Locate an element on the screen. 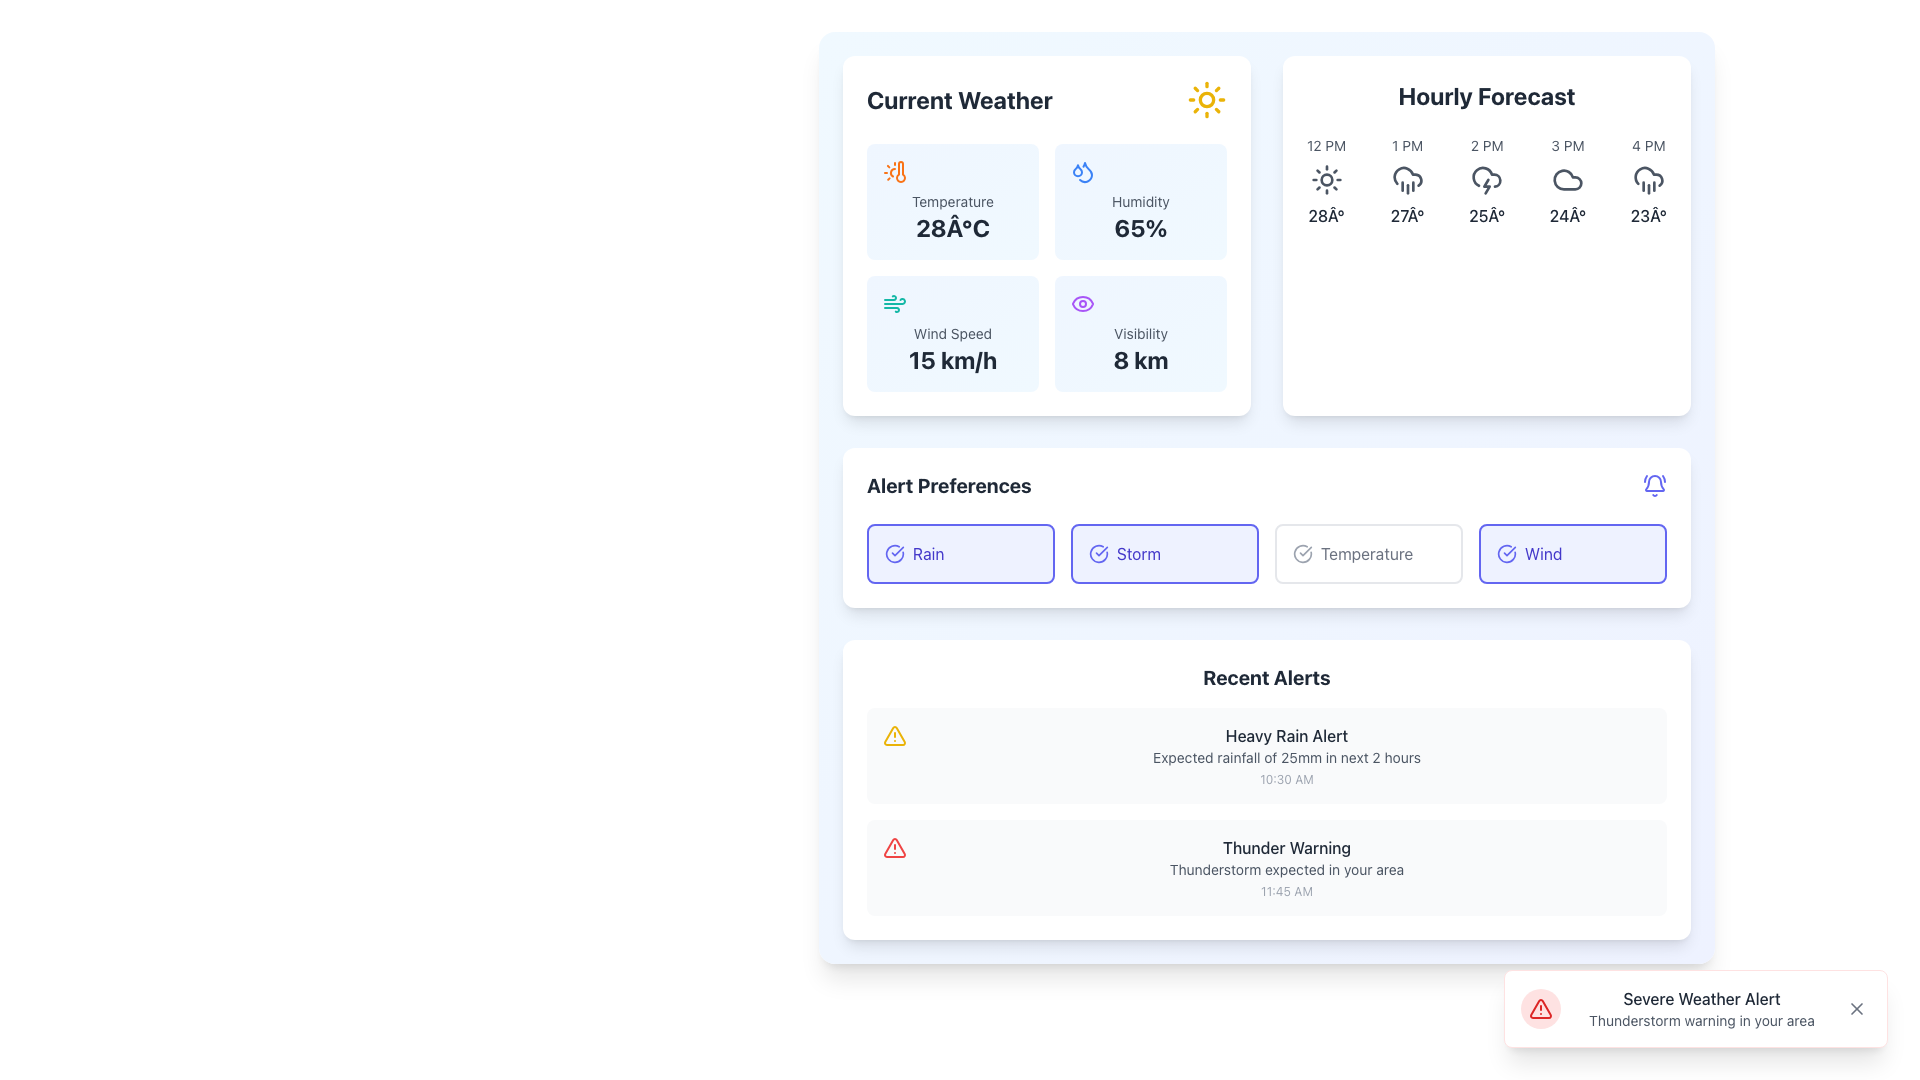 The width and height of the screenshot is (1920, 1080). informational text element displaying the alert title 'Severe Weather Alert' and the description 'Thunderstorm warning in your area', located in the bottom-right alert box is located at coordinates (1701, 1009).